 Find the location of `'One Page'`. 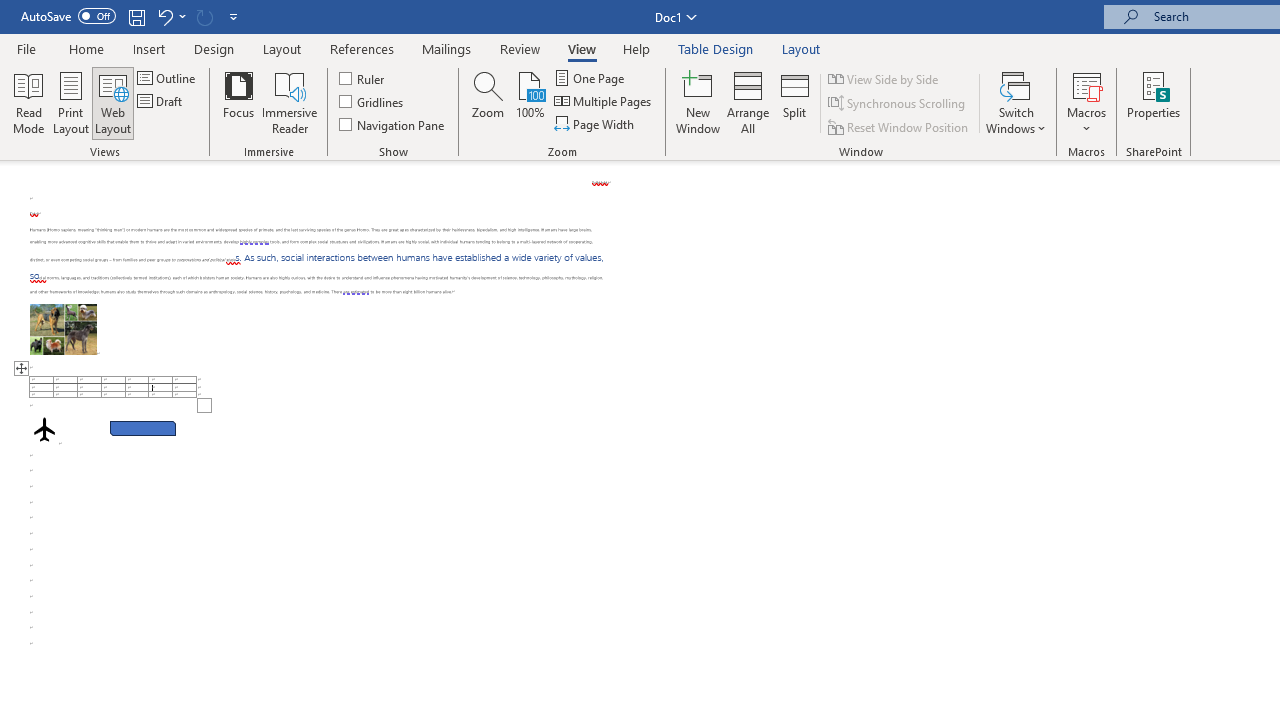

'One Page' is located at coordinates (589, 77).